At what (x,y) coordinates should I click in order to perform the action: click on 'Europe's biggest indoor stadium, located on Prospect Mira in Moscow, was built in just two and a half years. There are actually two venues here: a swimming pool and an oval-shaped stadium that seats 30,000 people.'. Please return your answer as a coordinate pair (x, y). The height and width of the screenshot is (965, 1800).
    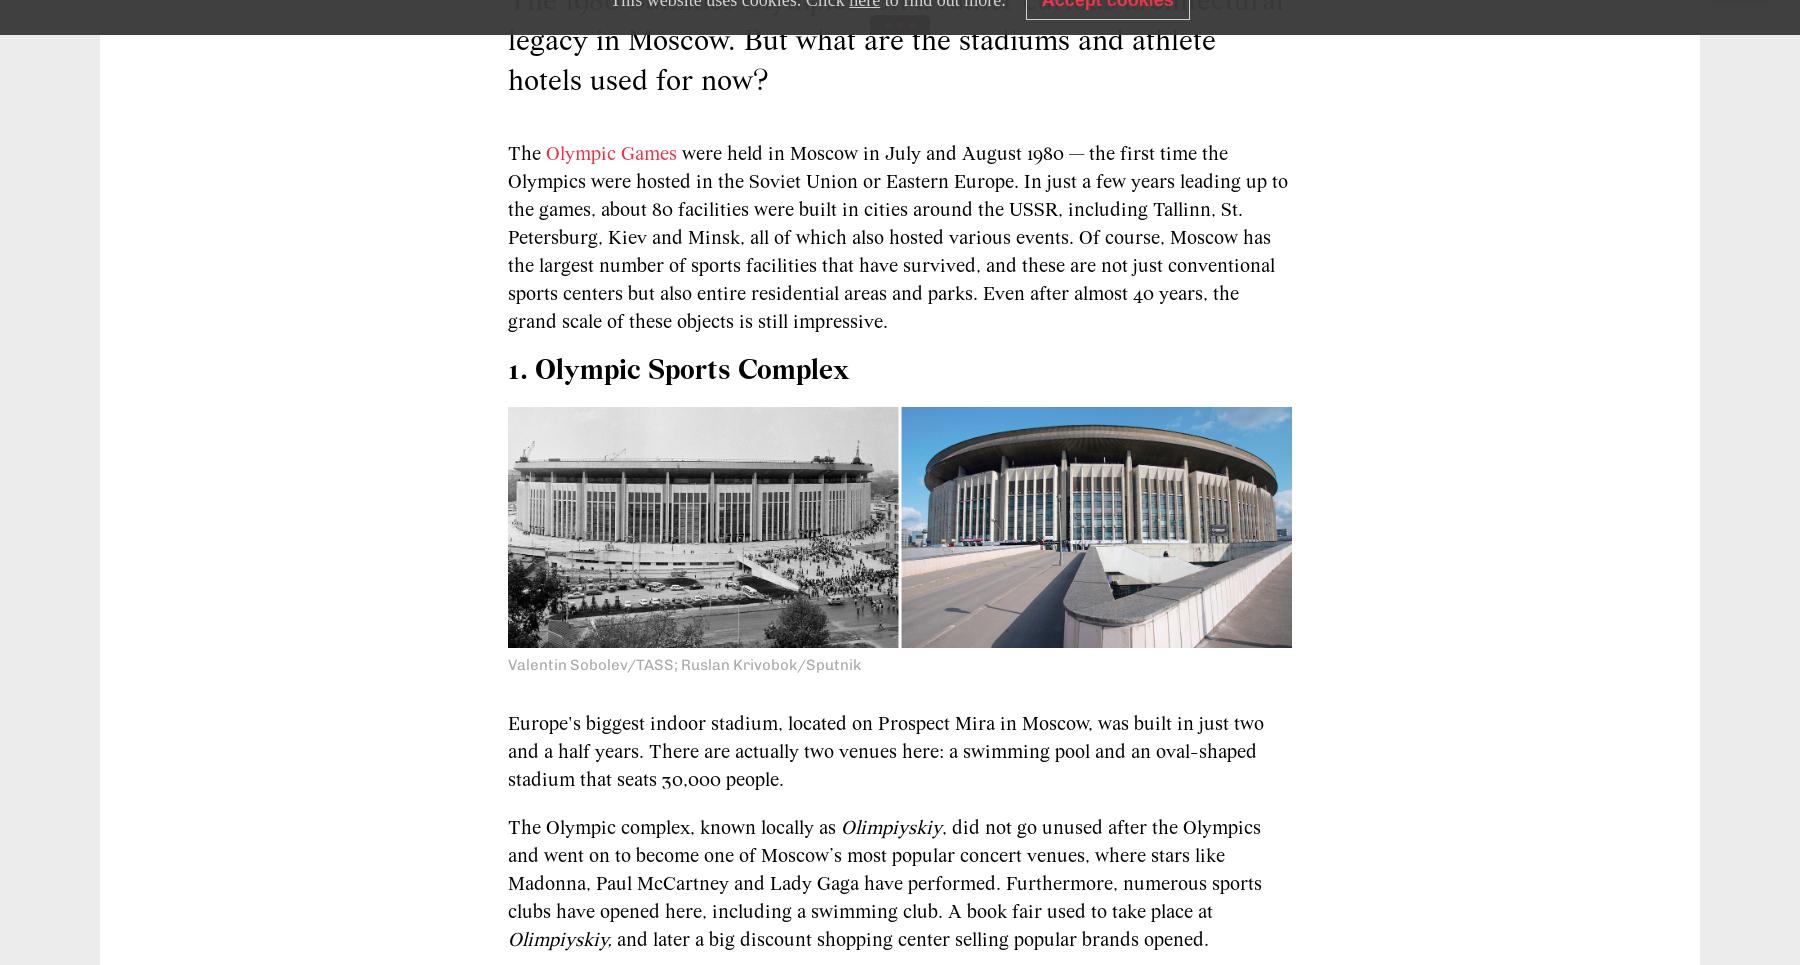
    Looking at the image, I should click on (885, 751).